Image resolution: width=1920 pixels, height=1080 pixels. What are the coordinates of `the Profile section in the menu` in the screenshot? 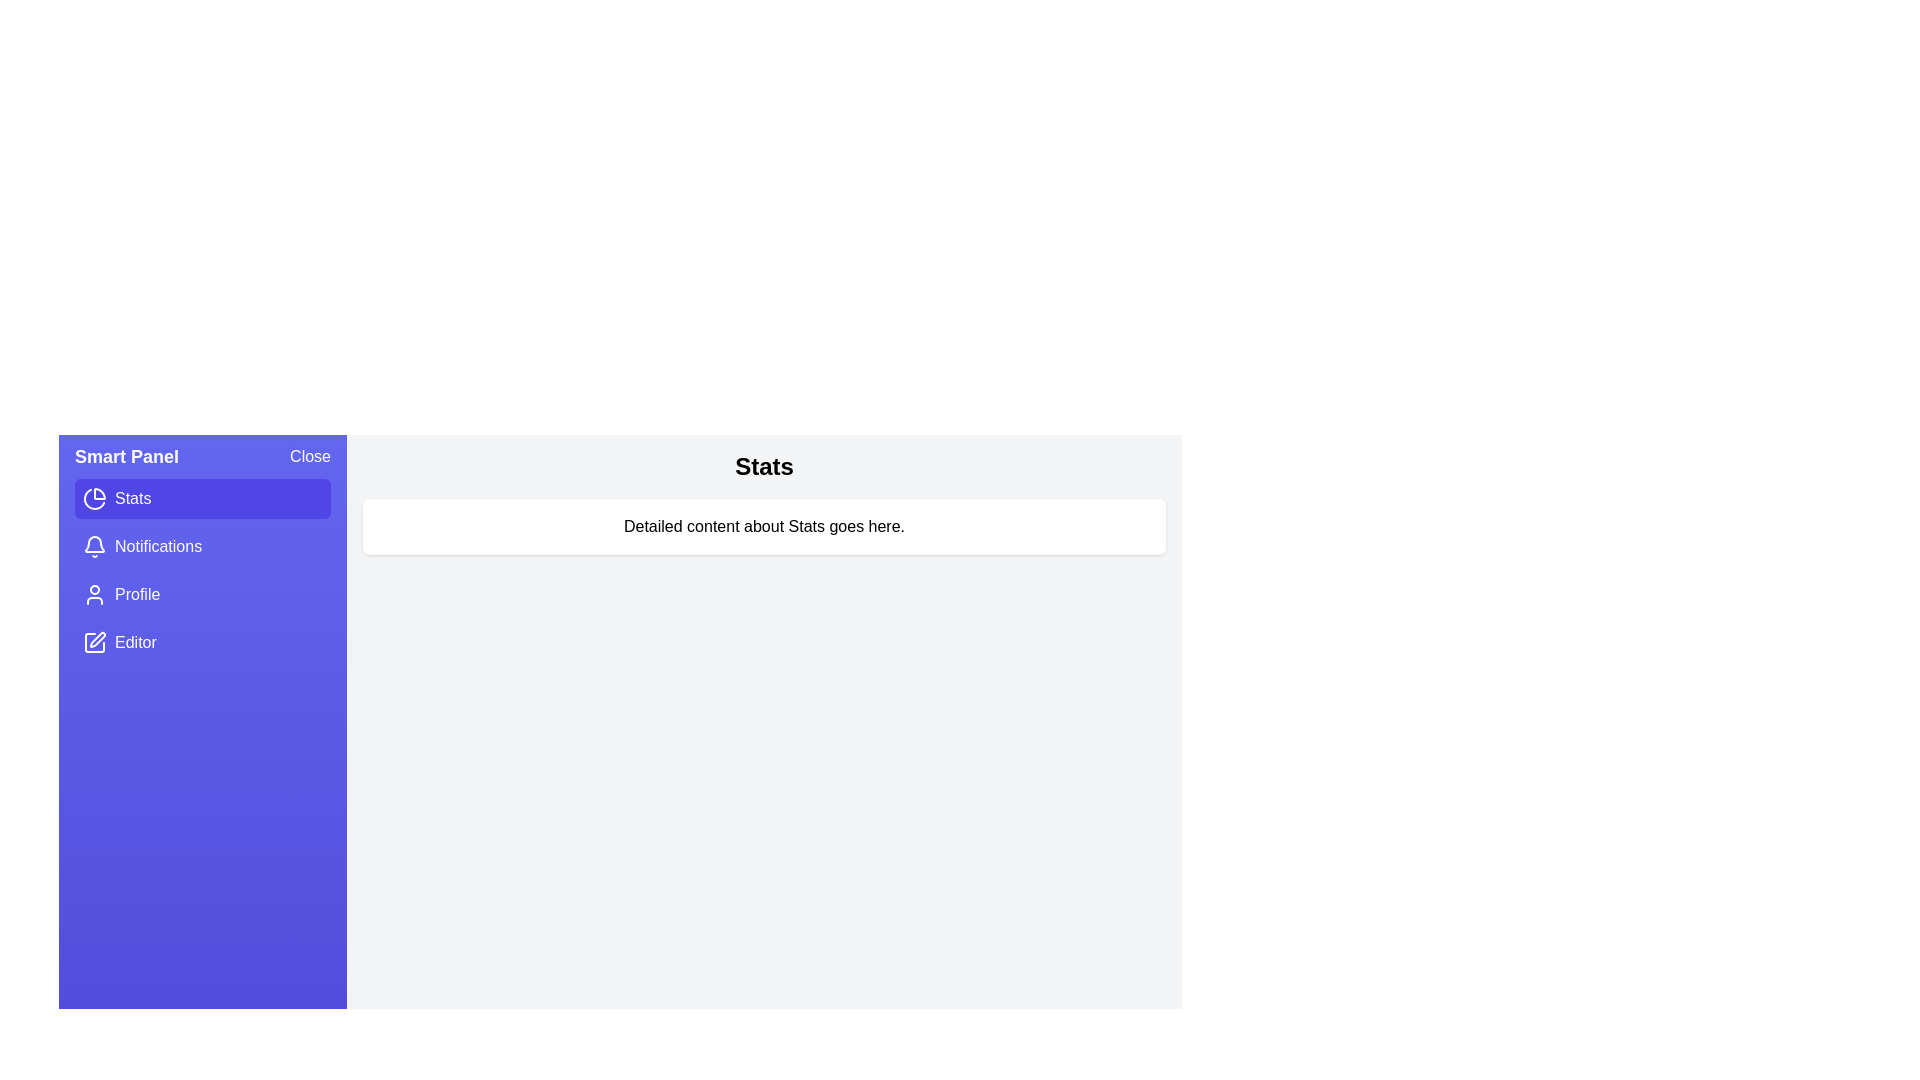 It's located at (202, 593).